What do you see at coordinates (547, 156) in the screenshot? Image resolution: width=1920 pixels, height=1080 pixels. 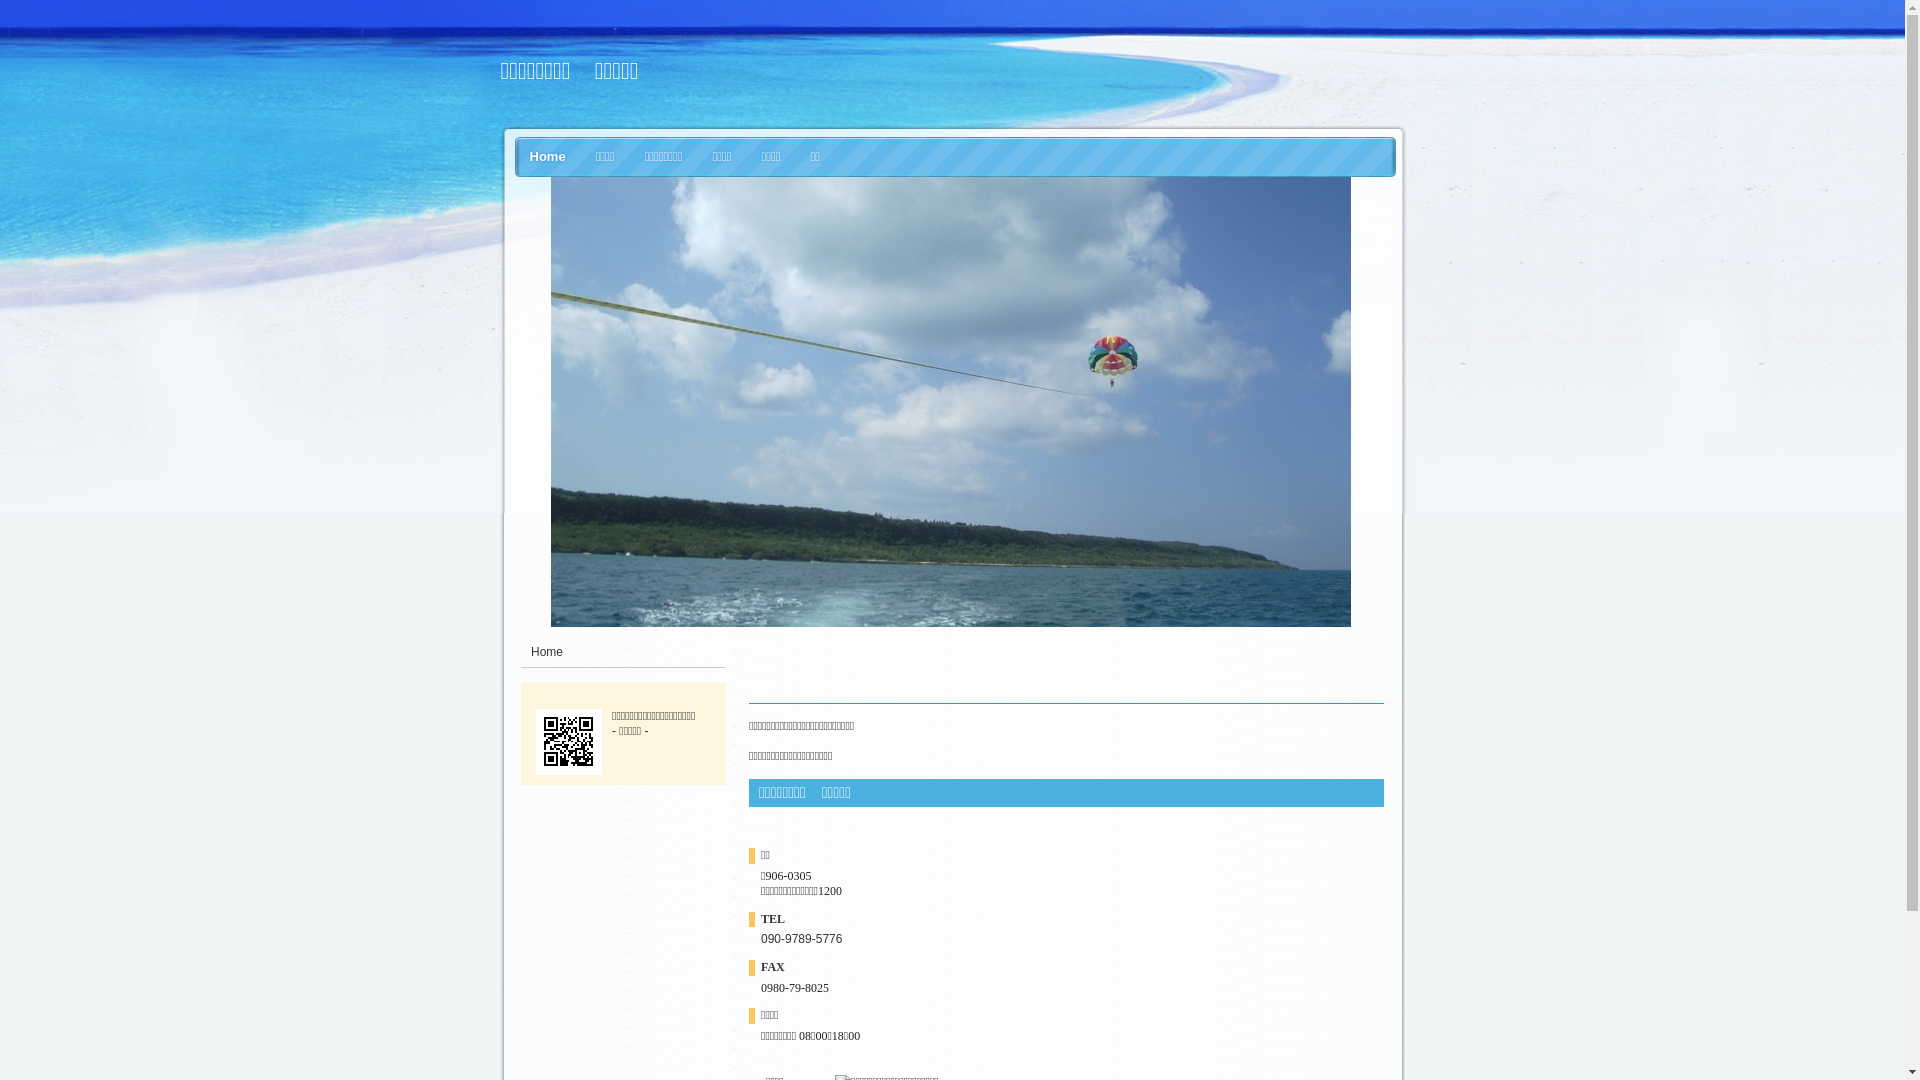 I see `'Home'` at bounding box center [547, 156].